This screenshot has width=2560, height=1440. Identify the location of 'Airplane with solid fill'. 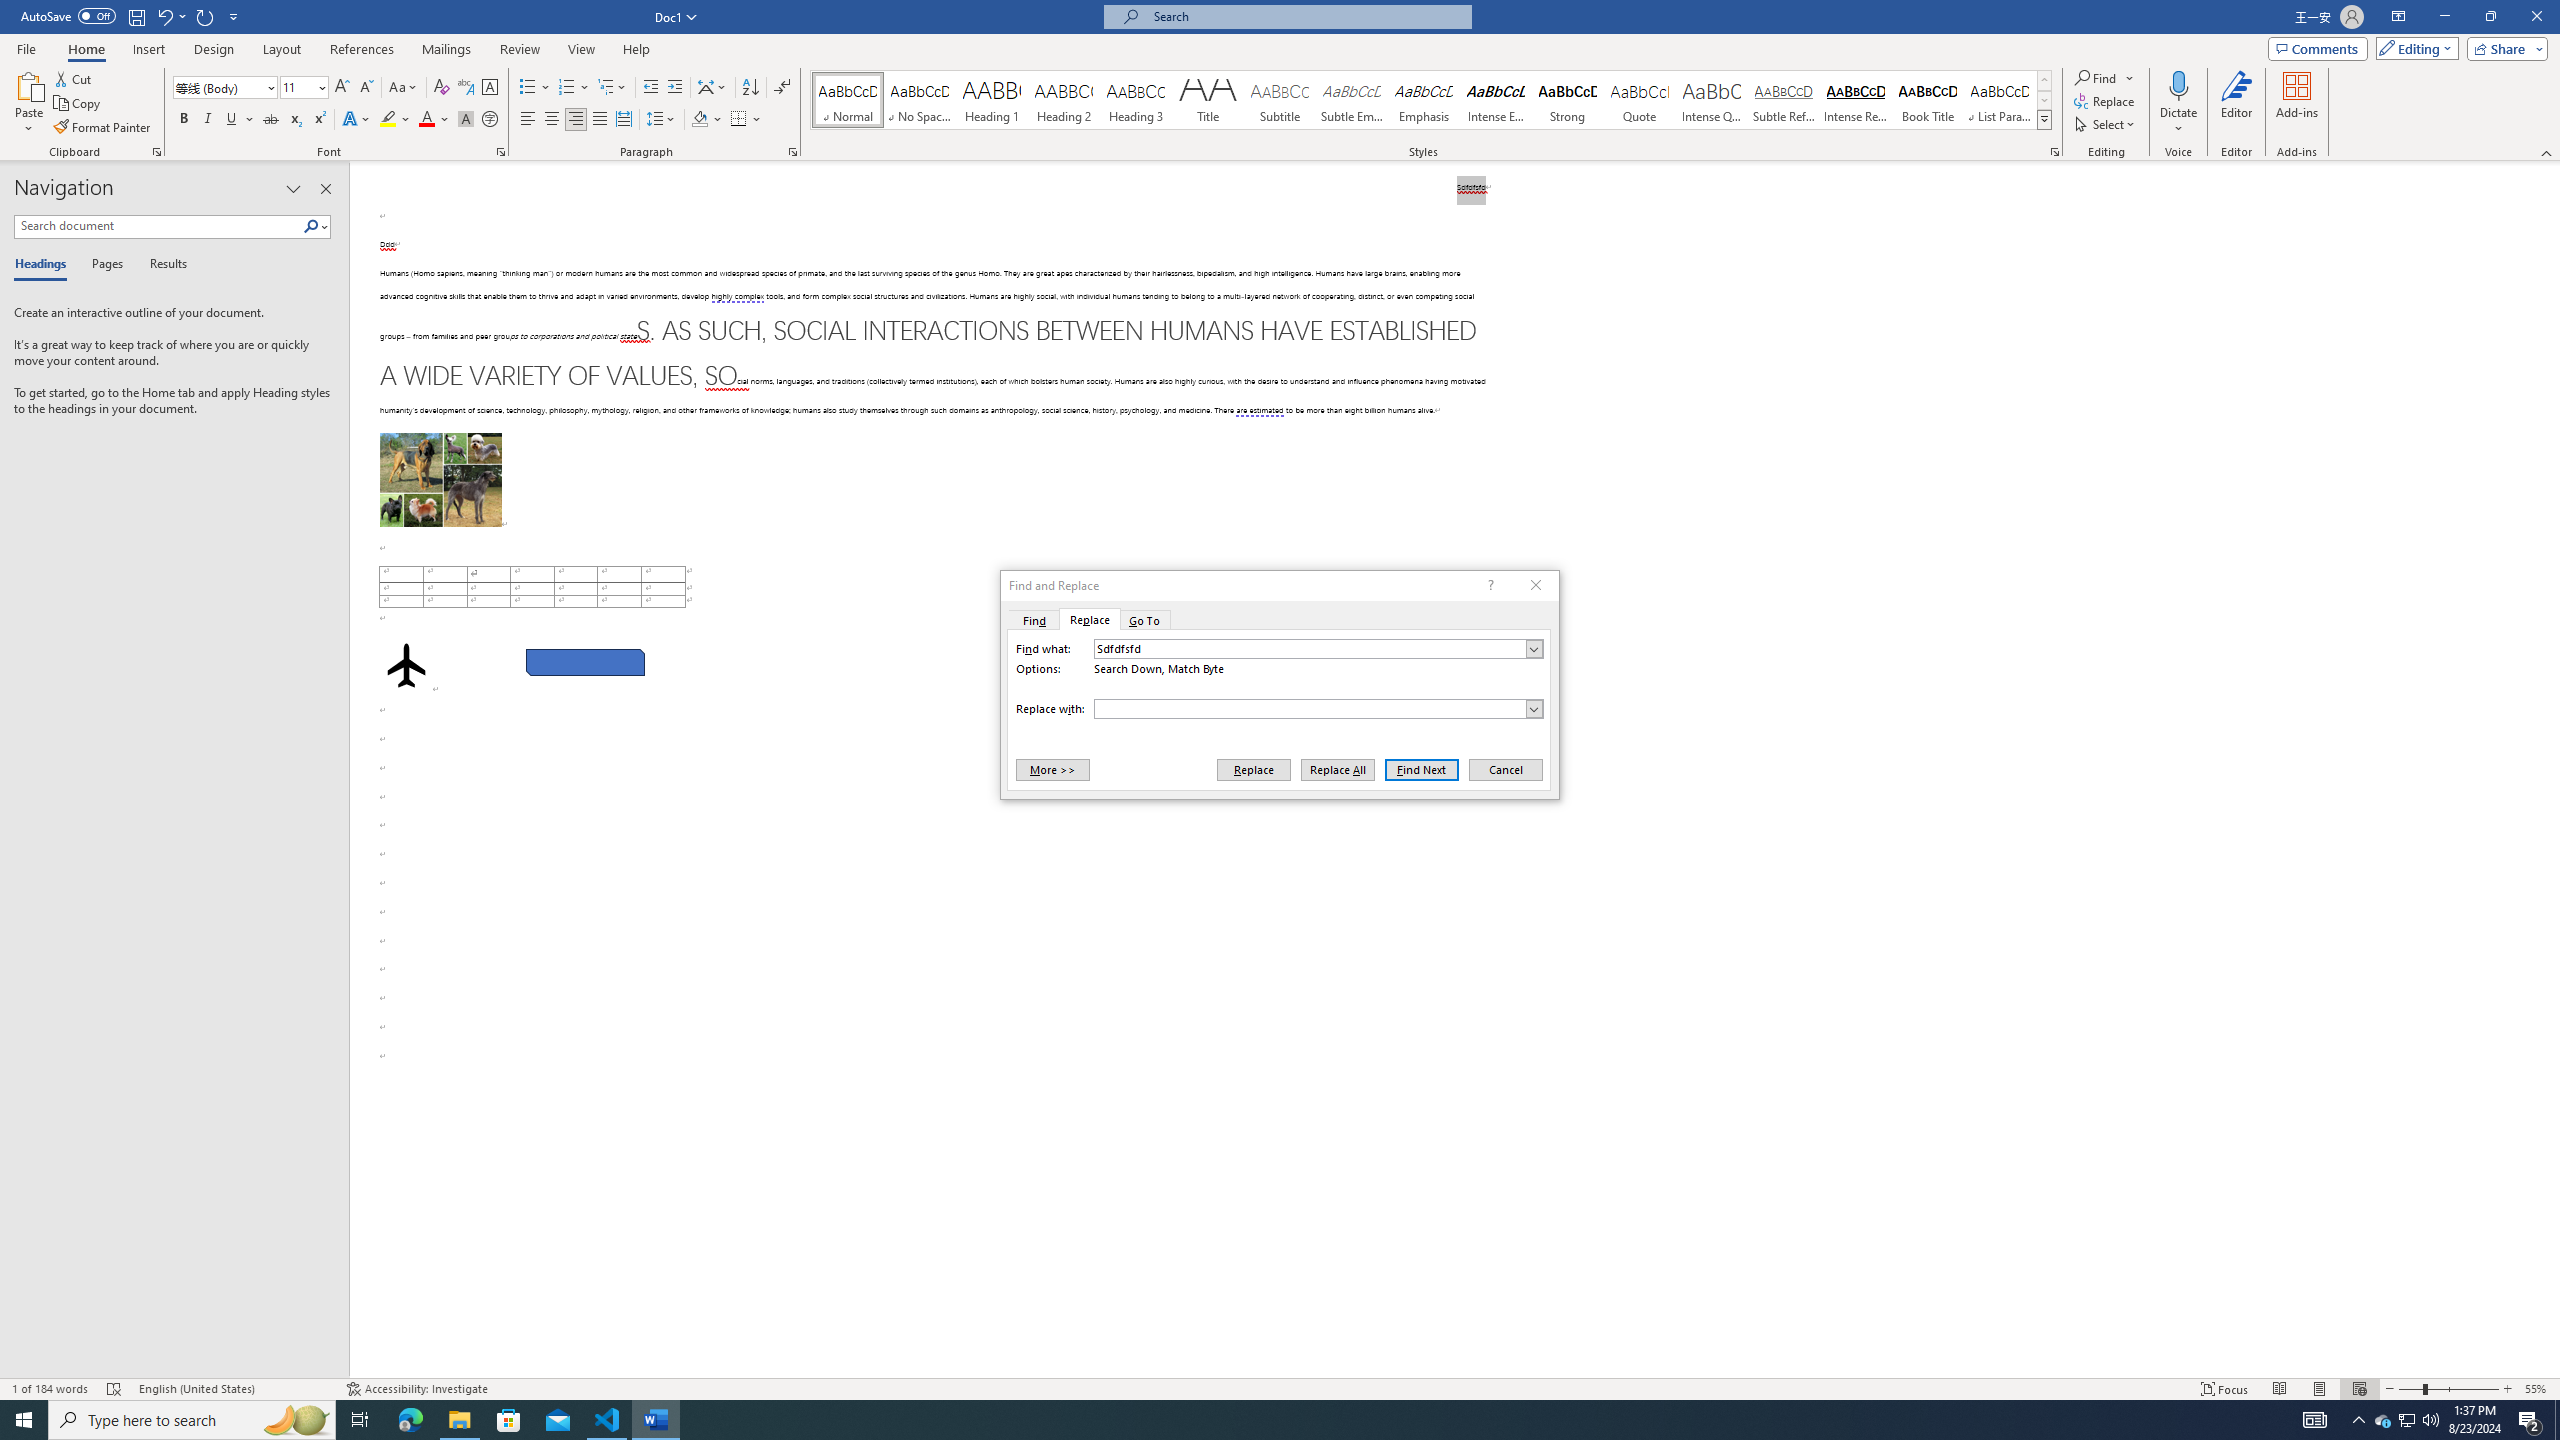
(404, 666).